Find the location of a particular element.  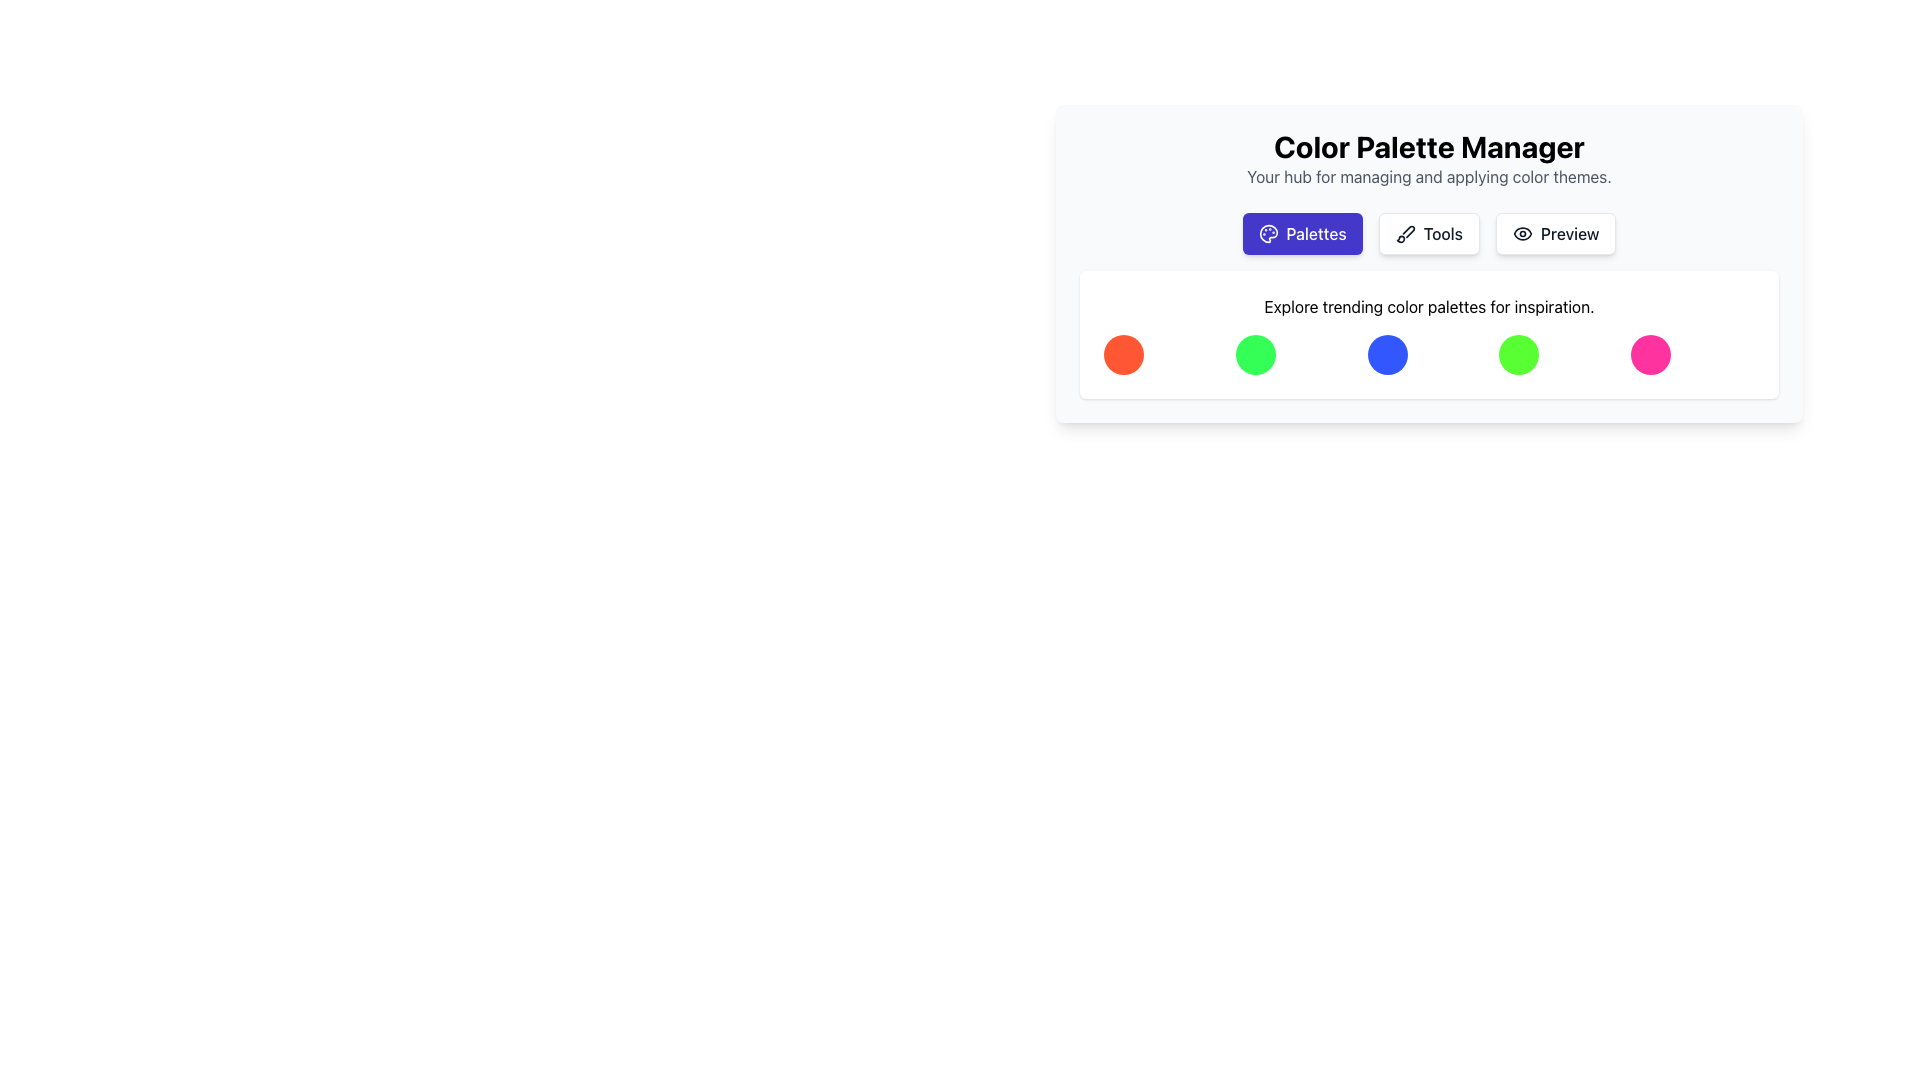

text displayed in the heading titled 'Color Palette Manager' which is prominently formatted with a subtitle 'Your hub for managing and applying color themes.' is located at coordinates (1428, 157).